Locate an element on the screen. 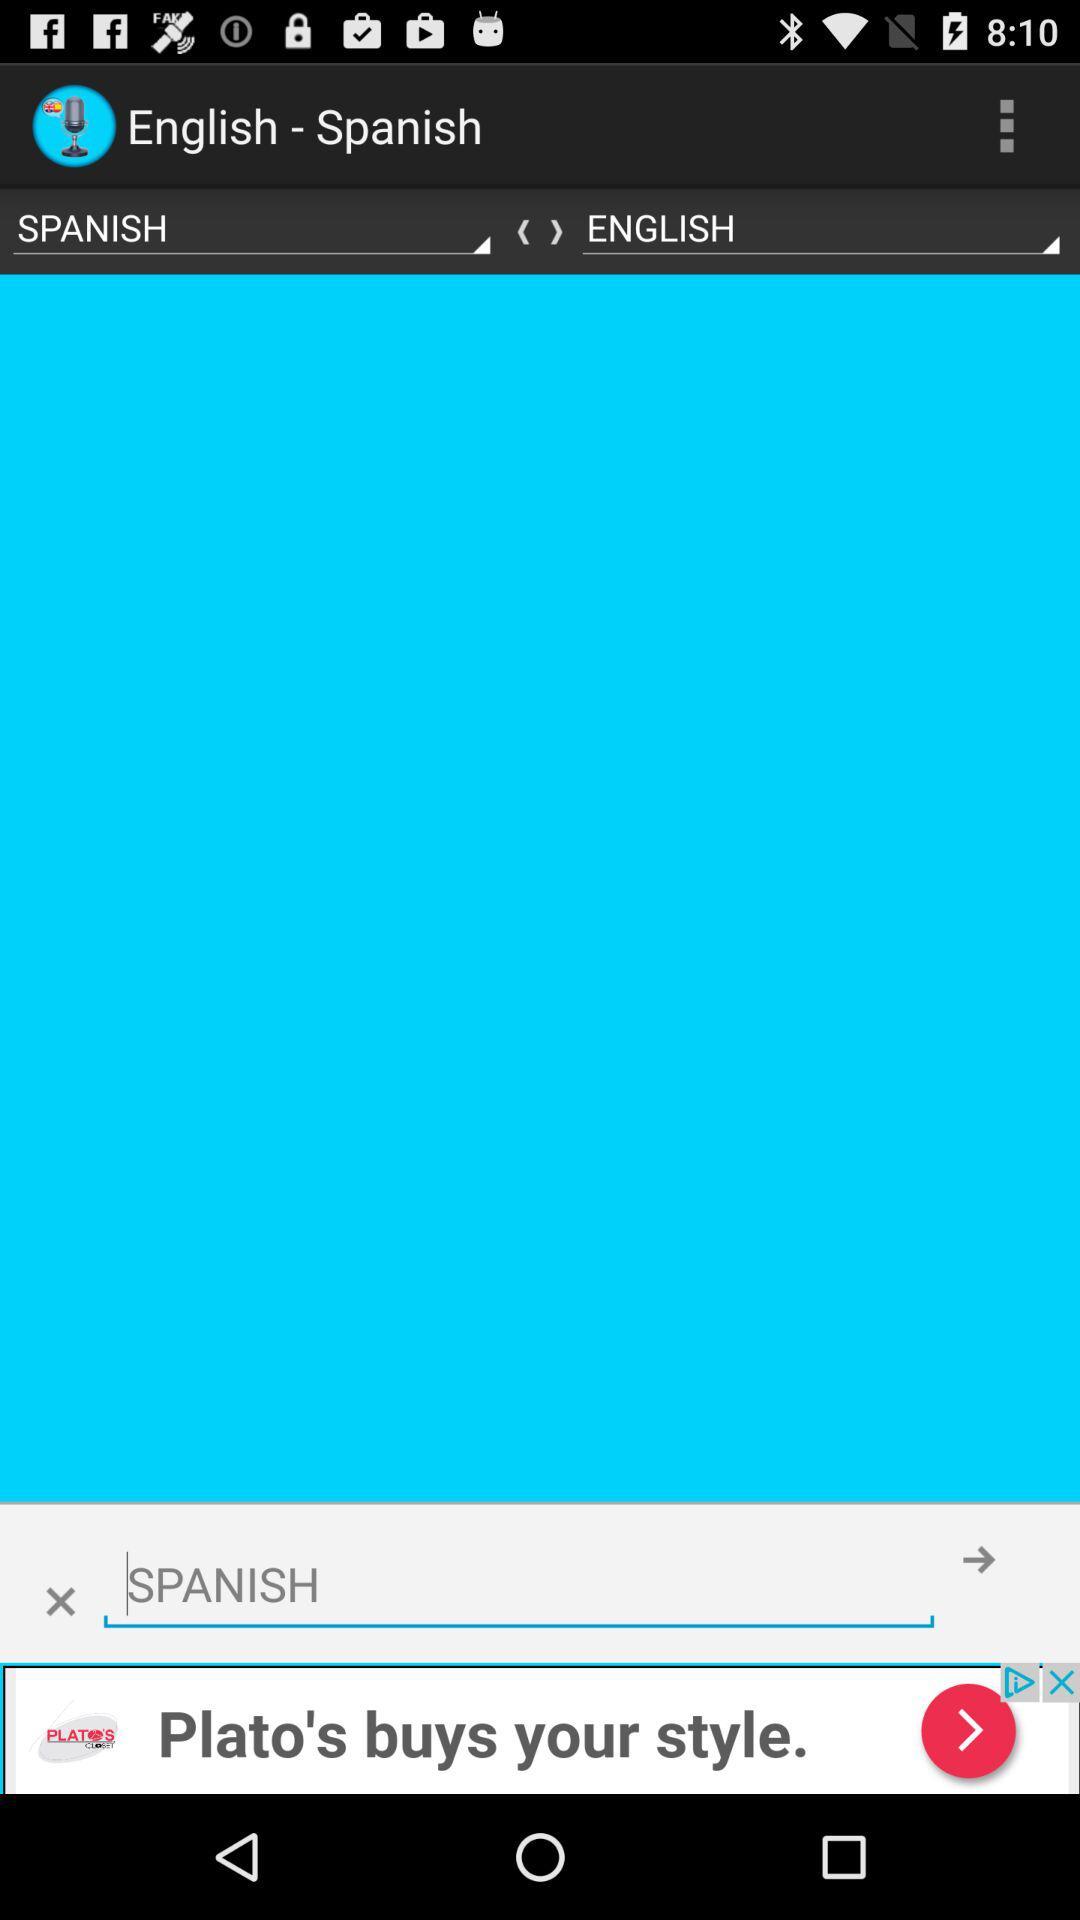 The image size is (1080, 1920). close is located at coordinates (59, 1602).